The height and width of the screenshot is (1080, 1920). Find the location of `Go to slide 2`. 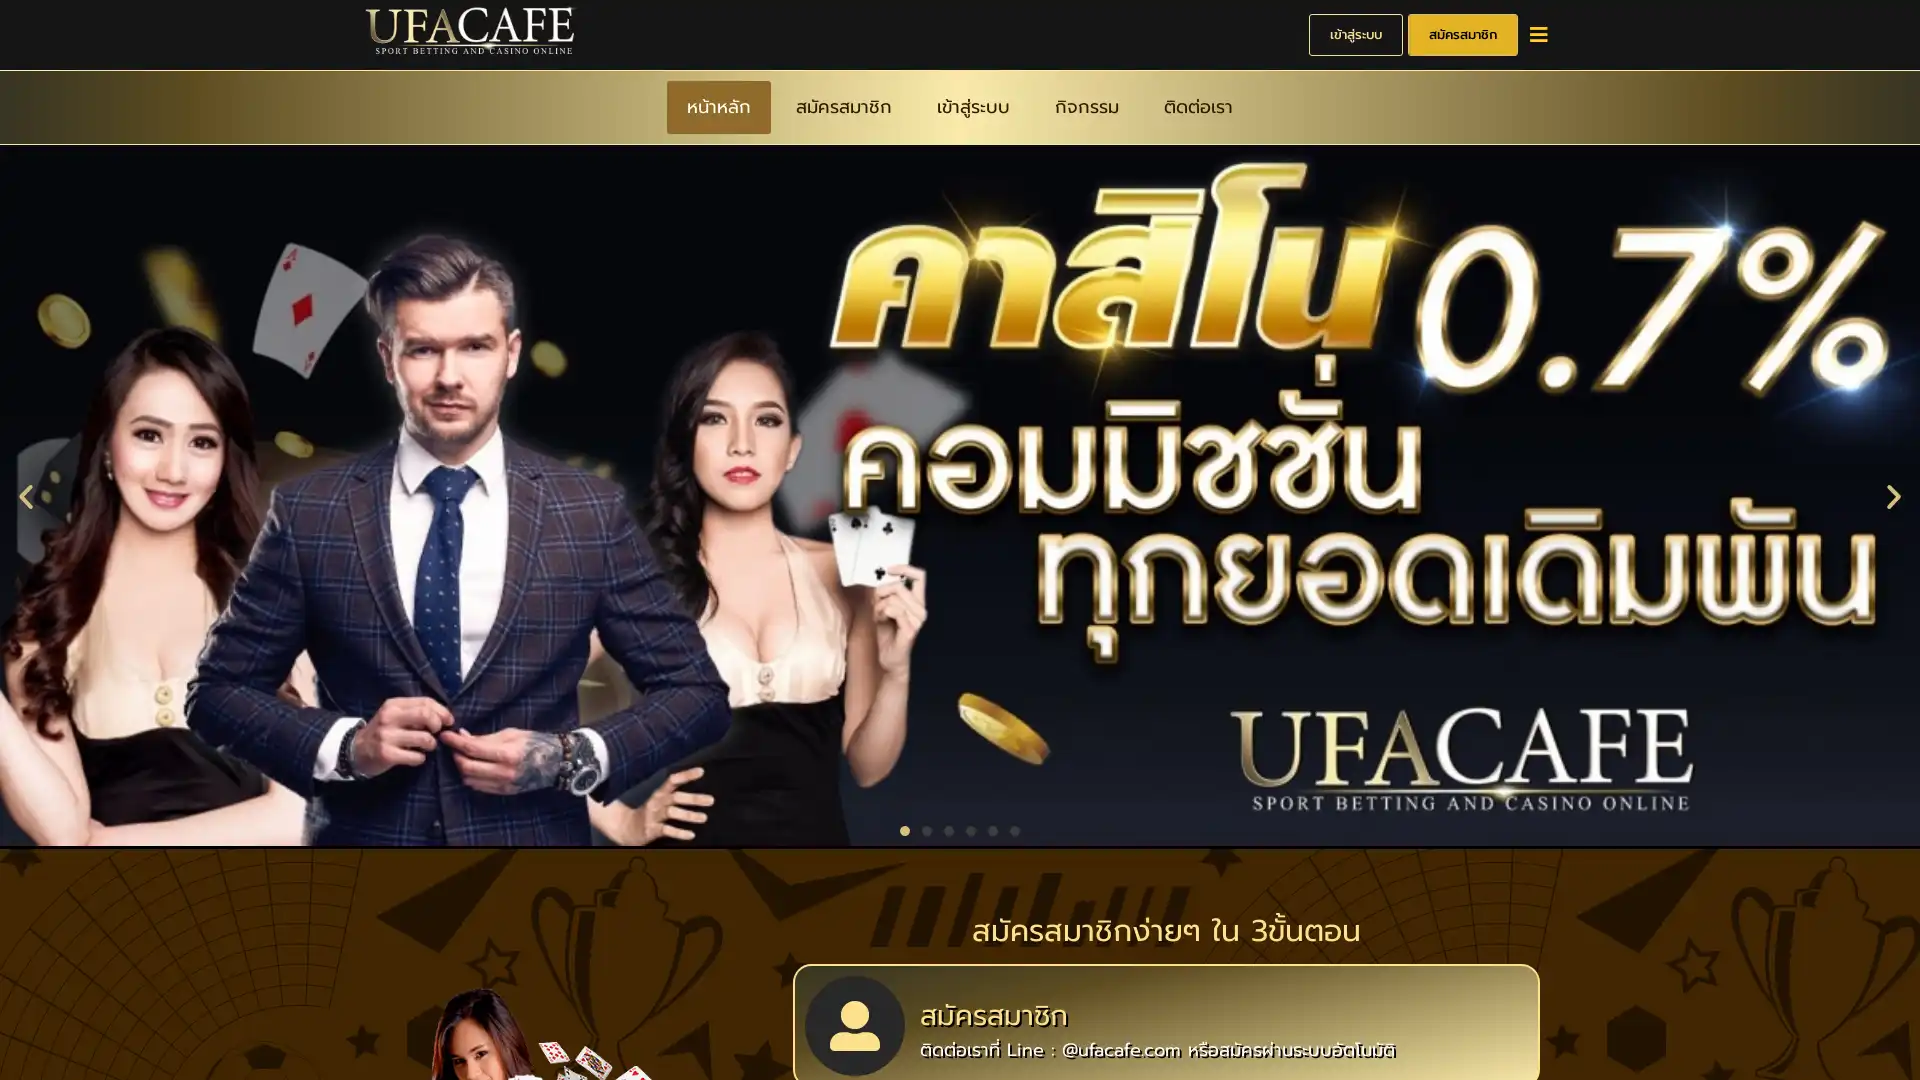

Go to slide 2 is located at coordinates (925, 828).